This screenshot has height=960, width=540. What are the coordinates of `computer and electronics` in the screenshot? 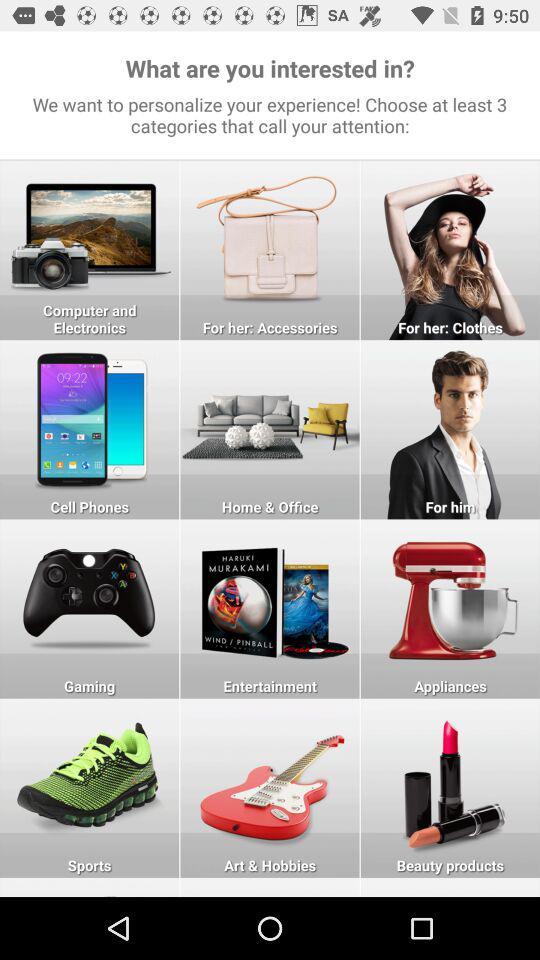 It's located at (88, 249).